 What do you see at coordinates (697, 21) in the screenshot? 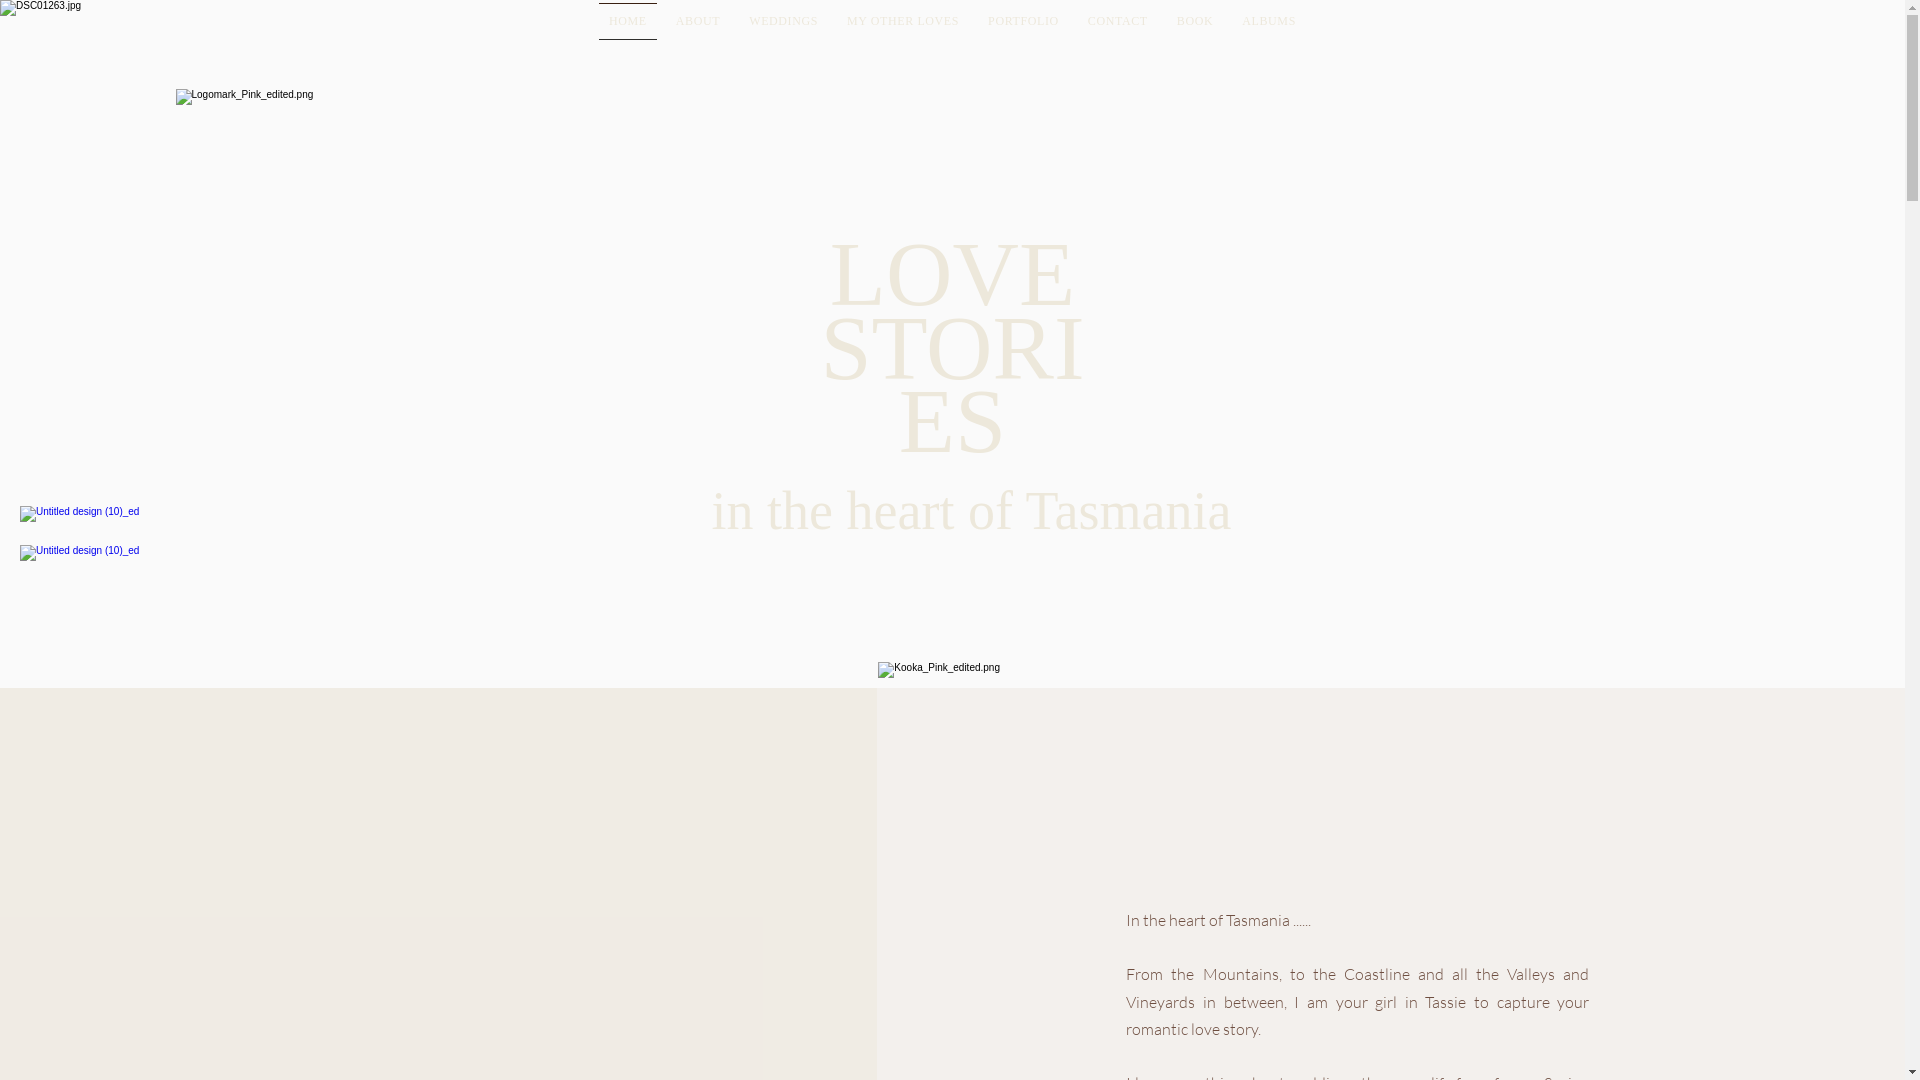
I see `'ABOUT'` at bounding box center [697, 21].